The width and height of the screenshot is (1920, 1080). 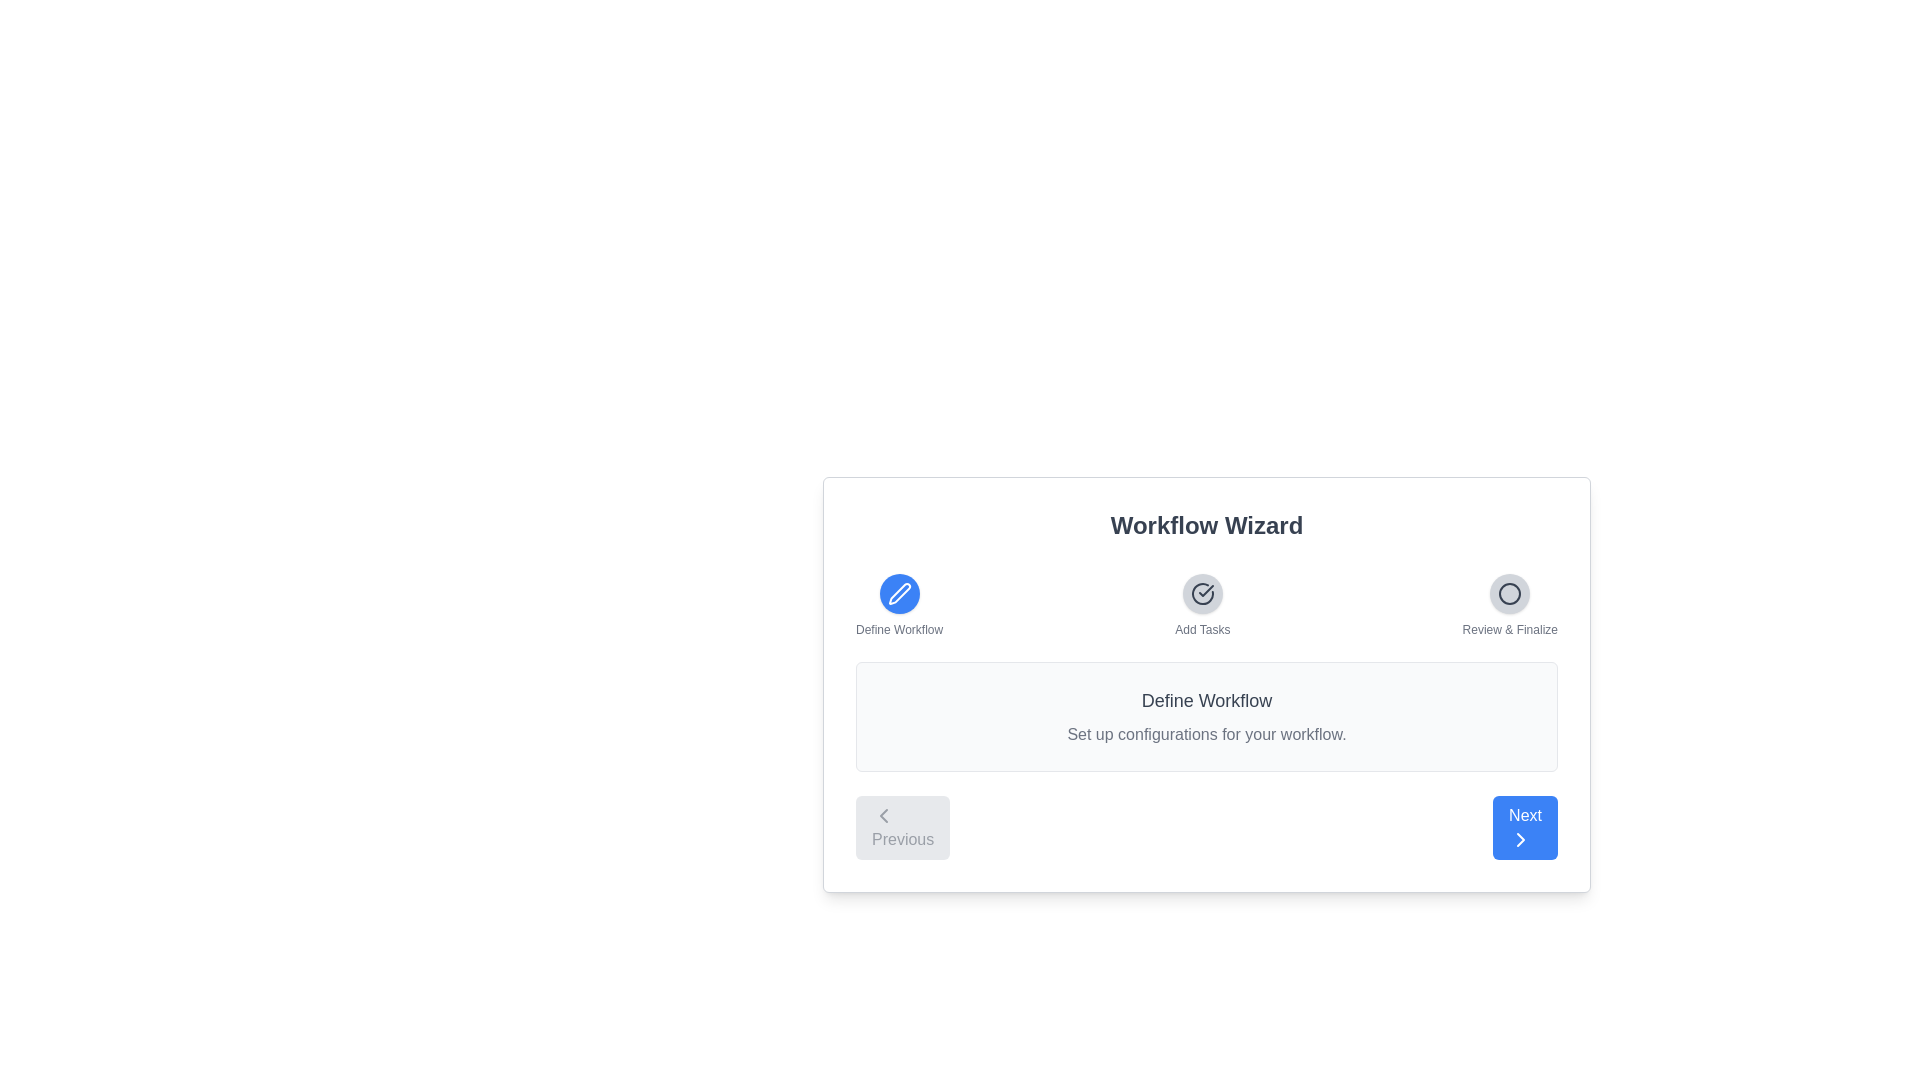 I want to click on the Text Label that serves as a header or title in the workflow setup process, located near the center of the panel and above the explanatory text 'Set up configurations for your workflow.', so click(x=1205, y=700).